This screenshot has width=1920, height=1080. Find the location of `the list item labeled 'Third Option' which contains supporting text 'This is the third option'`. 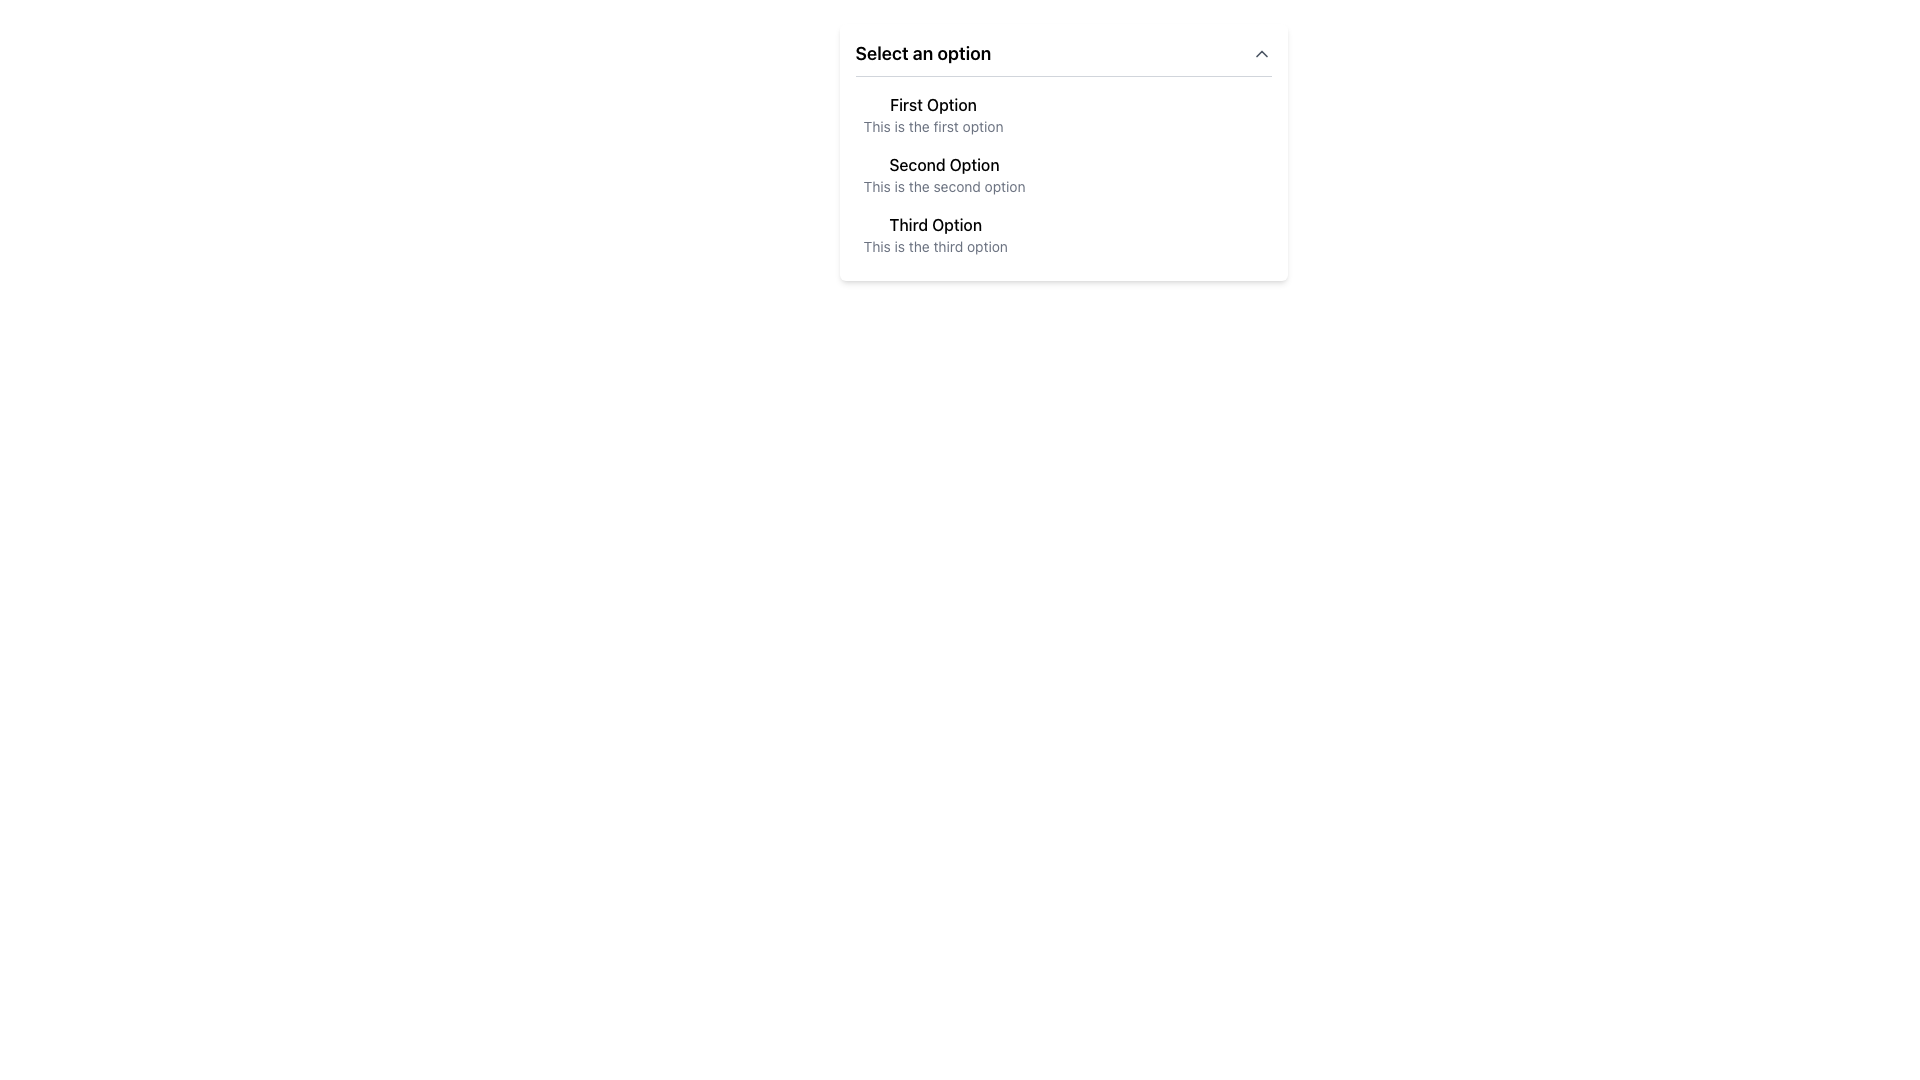

the list item labeled 'Third Option' which contains supporting text 'This is the third option' is located at coordinates (934, 234).